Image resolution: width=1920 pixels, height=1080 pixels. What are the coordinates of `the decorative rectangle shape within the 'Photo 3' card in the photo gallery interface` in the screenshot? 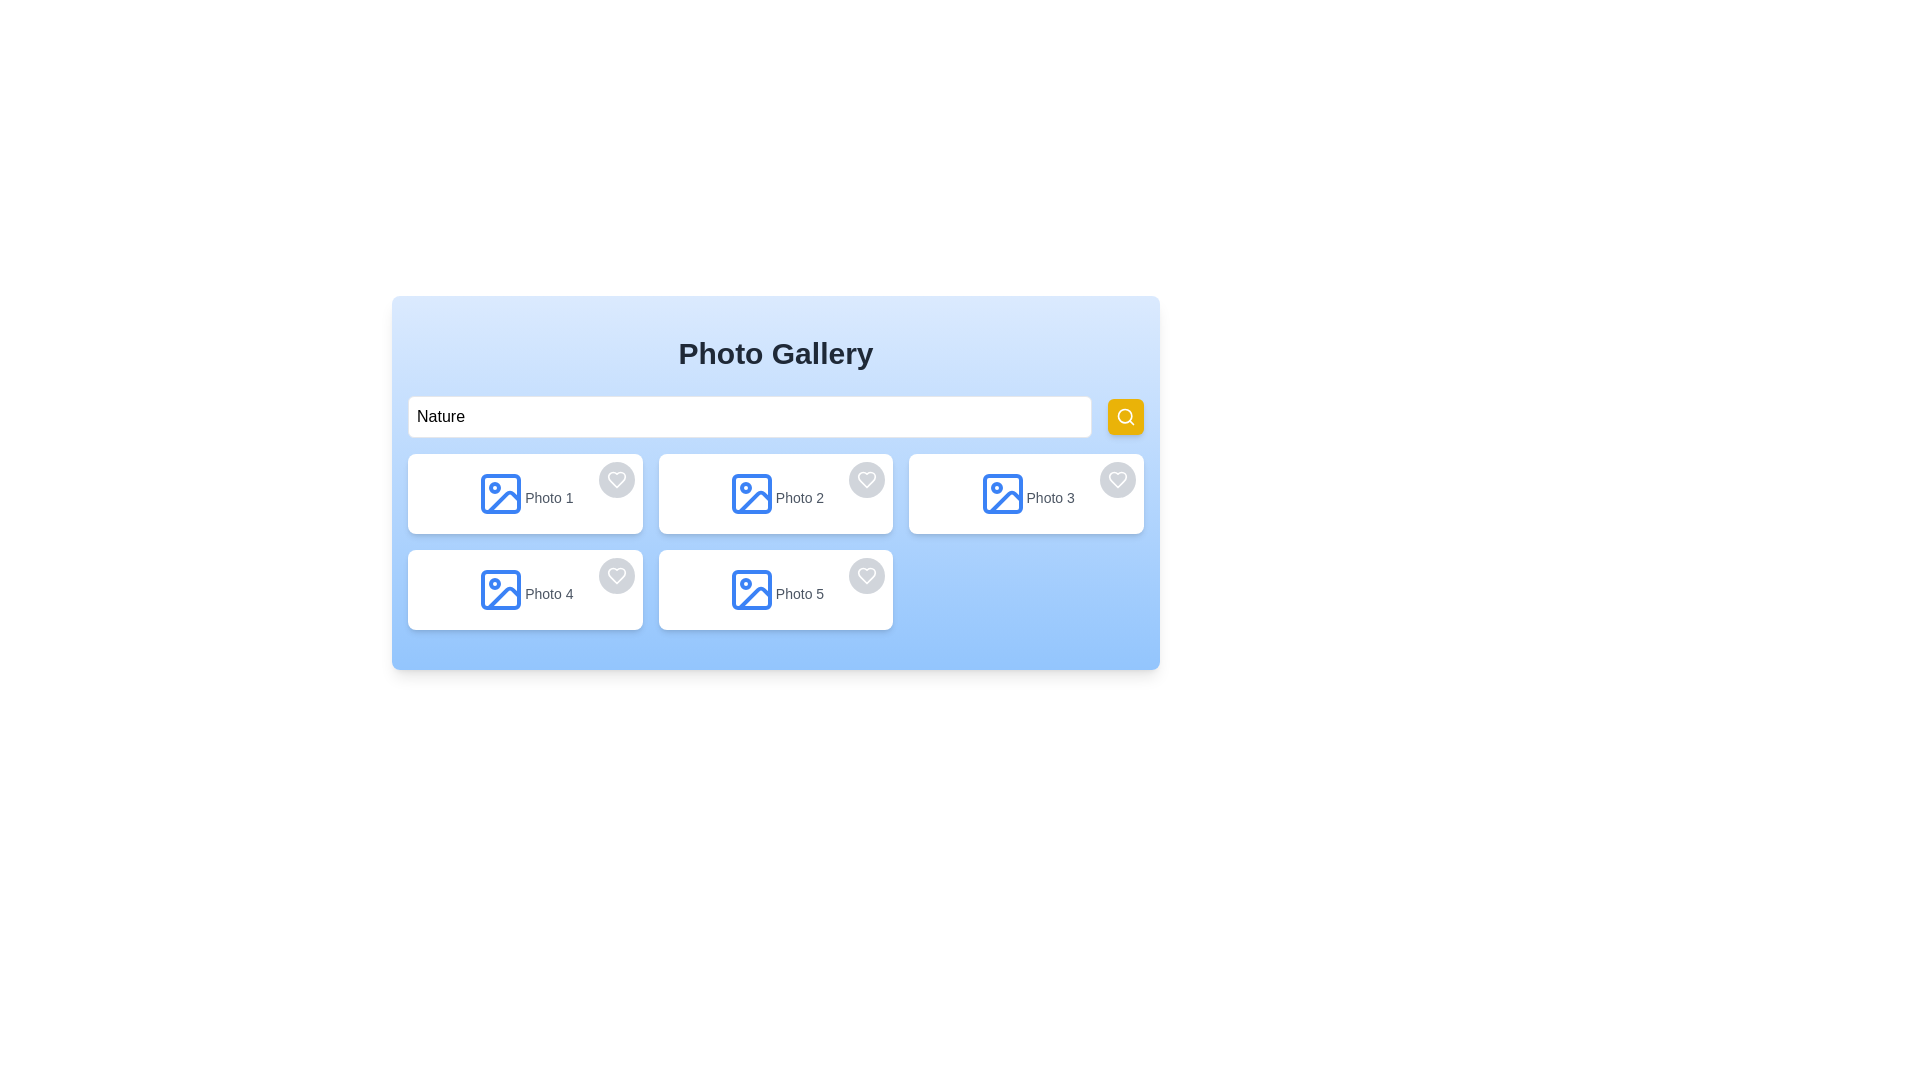 It's located at (1002, 493).